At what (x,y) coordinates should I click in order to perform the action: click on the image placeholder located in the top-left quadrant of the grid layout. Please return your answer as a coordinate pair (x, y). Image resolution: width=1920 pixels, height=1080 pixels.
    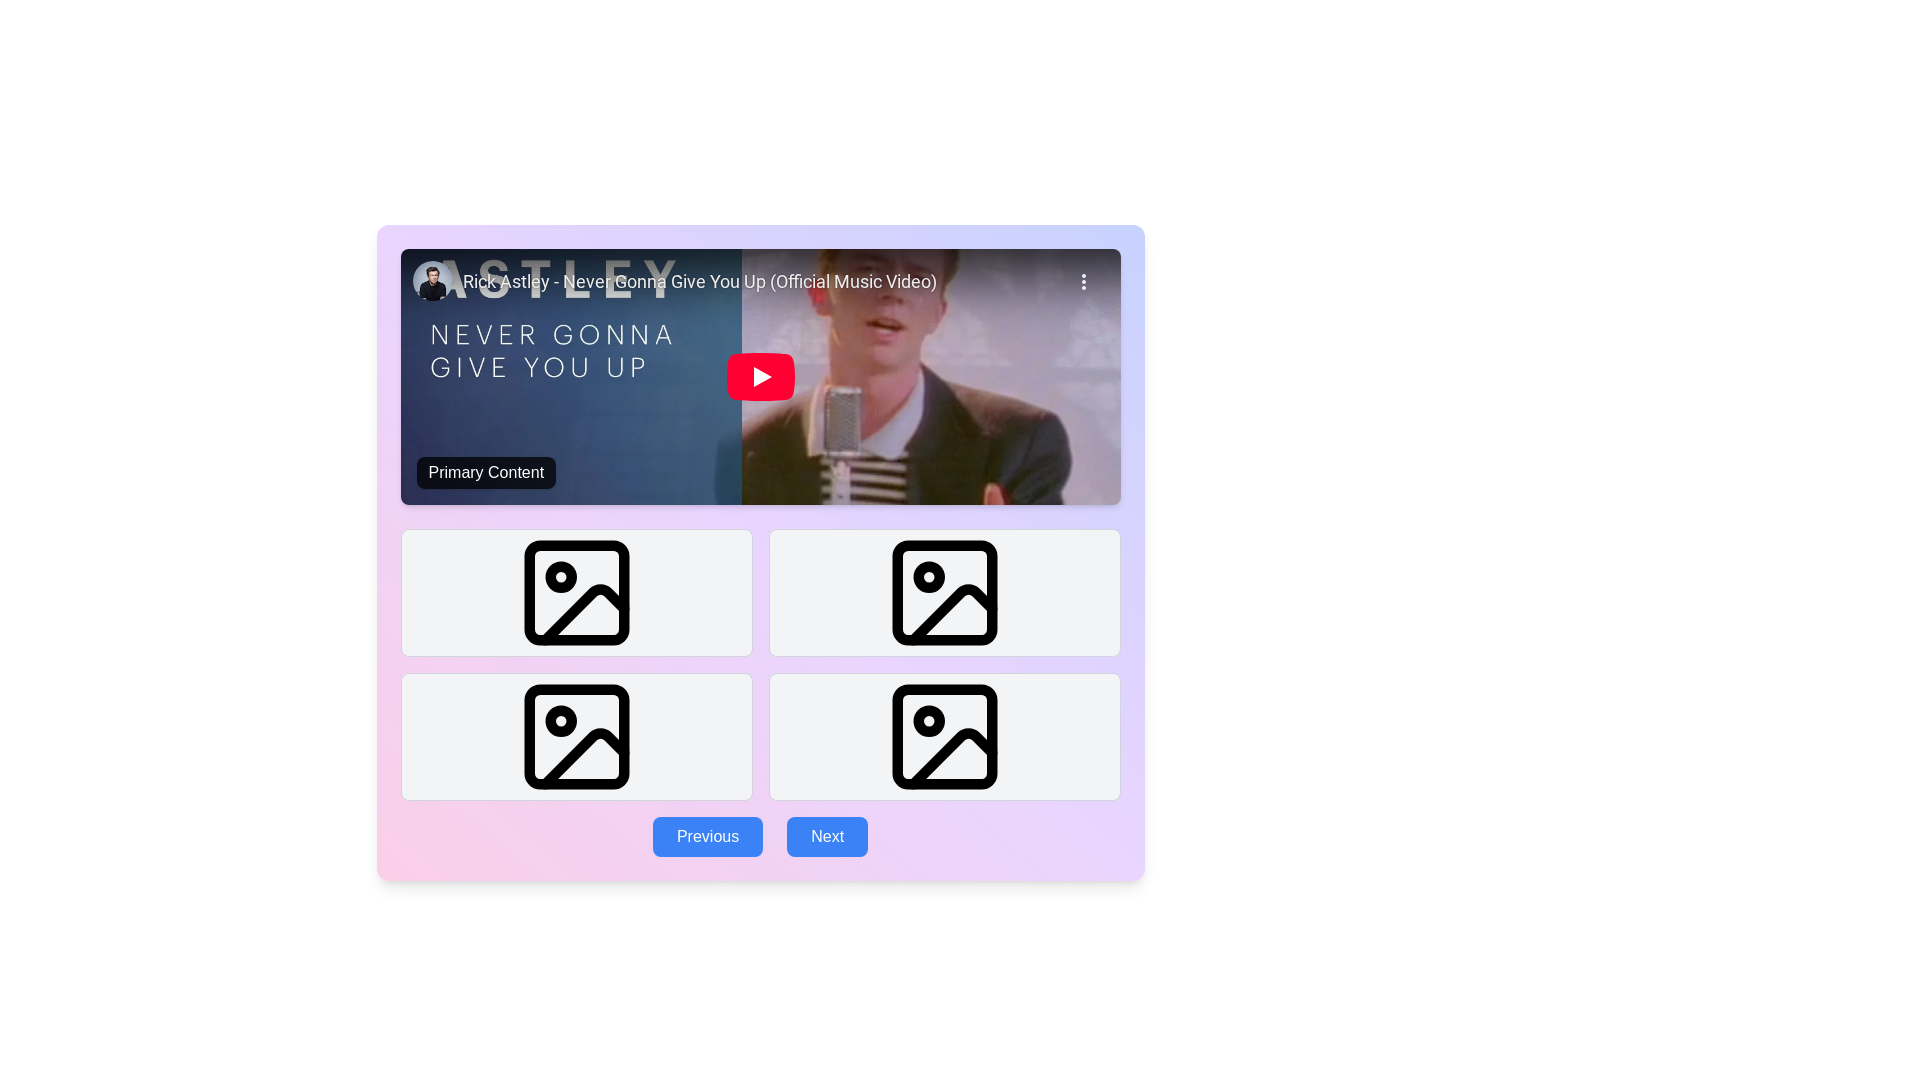
    Looking at the image, I should click on (575, 592).